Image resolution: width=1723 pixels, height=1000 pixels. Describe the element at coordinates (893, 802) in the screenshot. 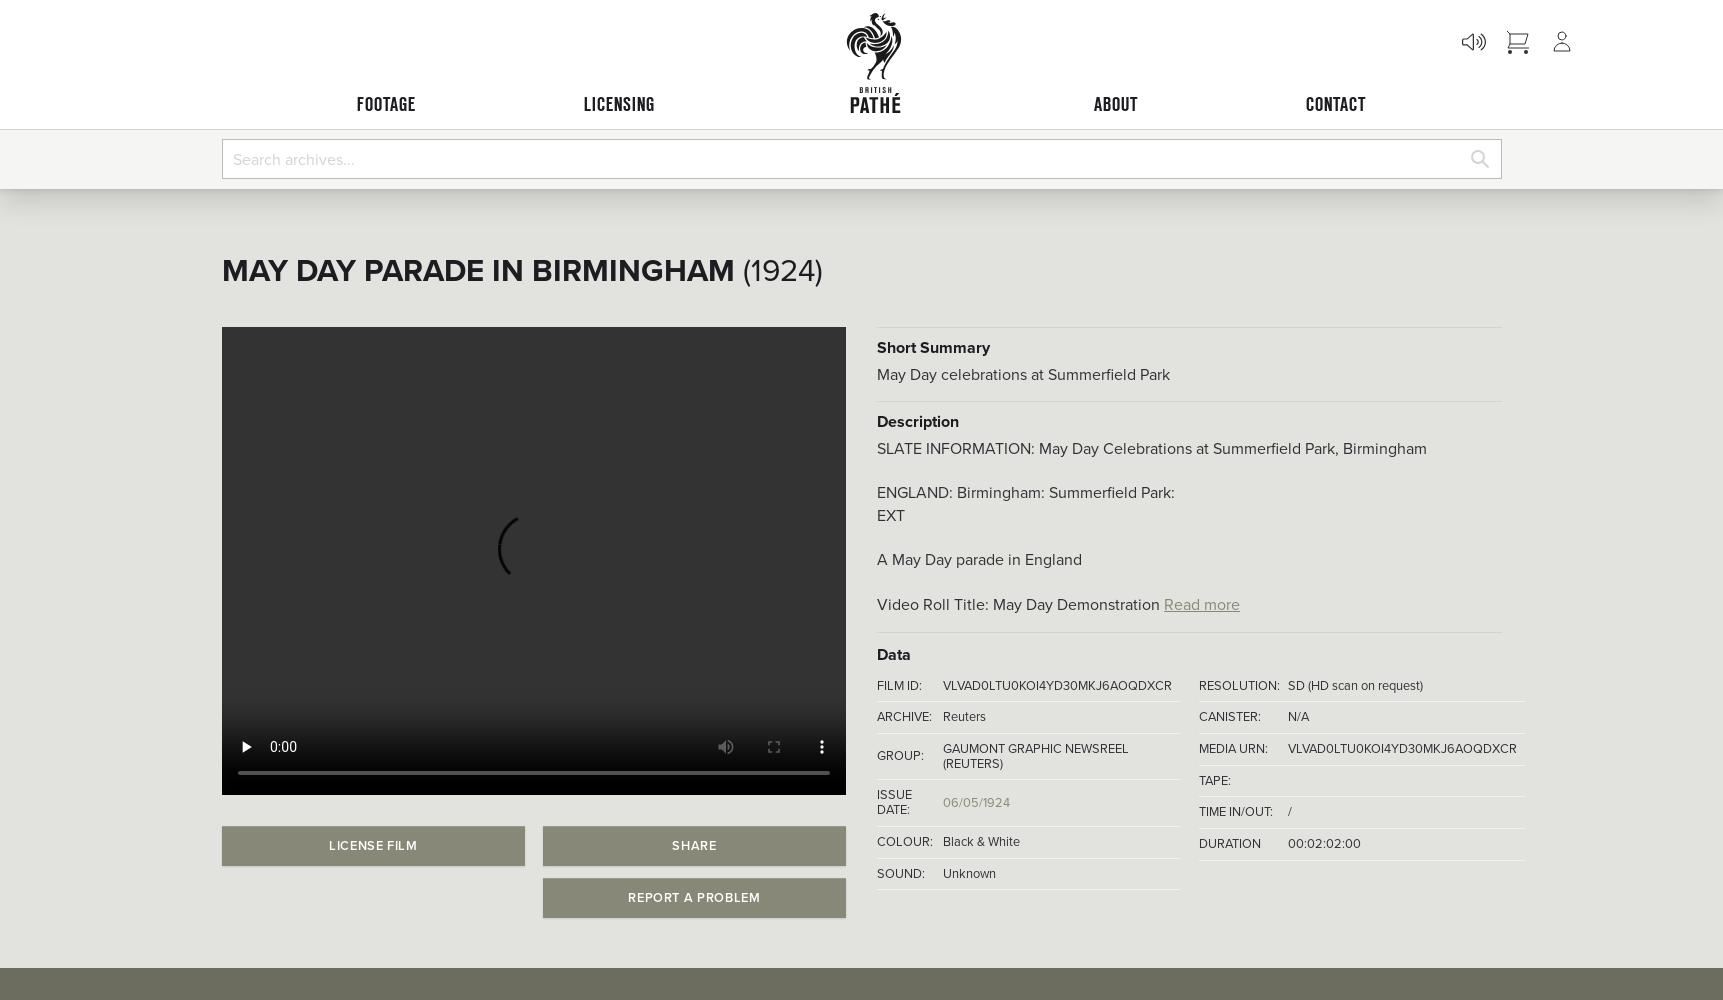

I see `'Issue Date:'` at that location.